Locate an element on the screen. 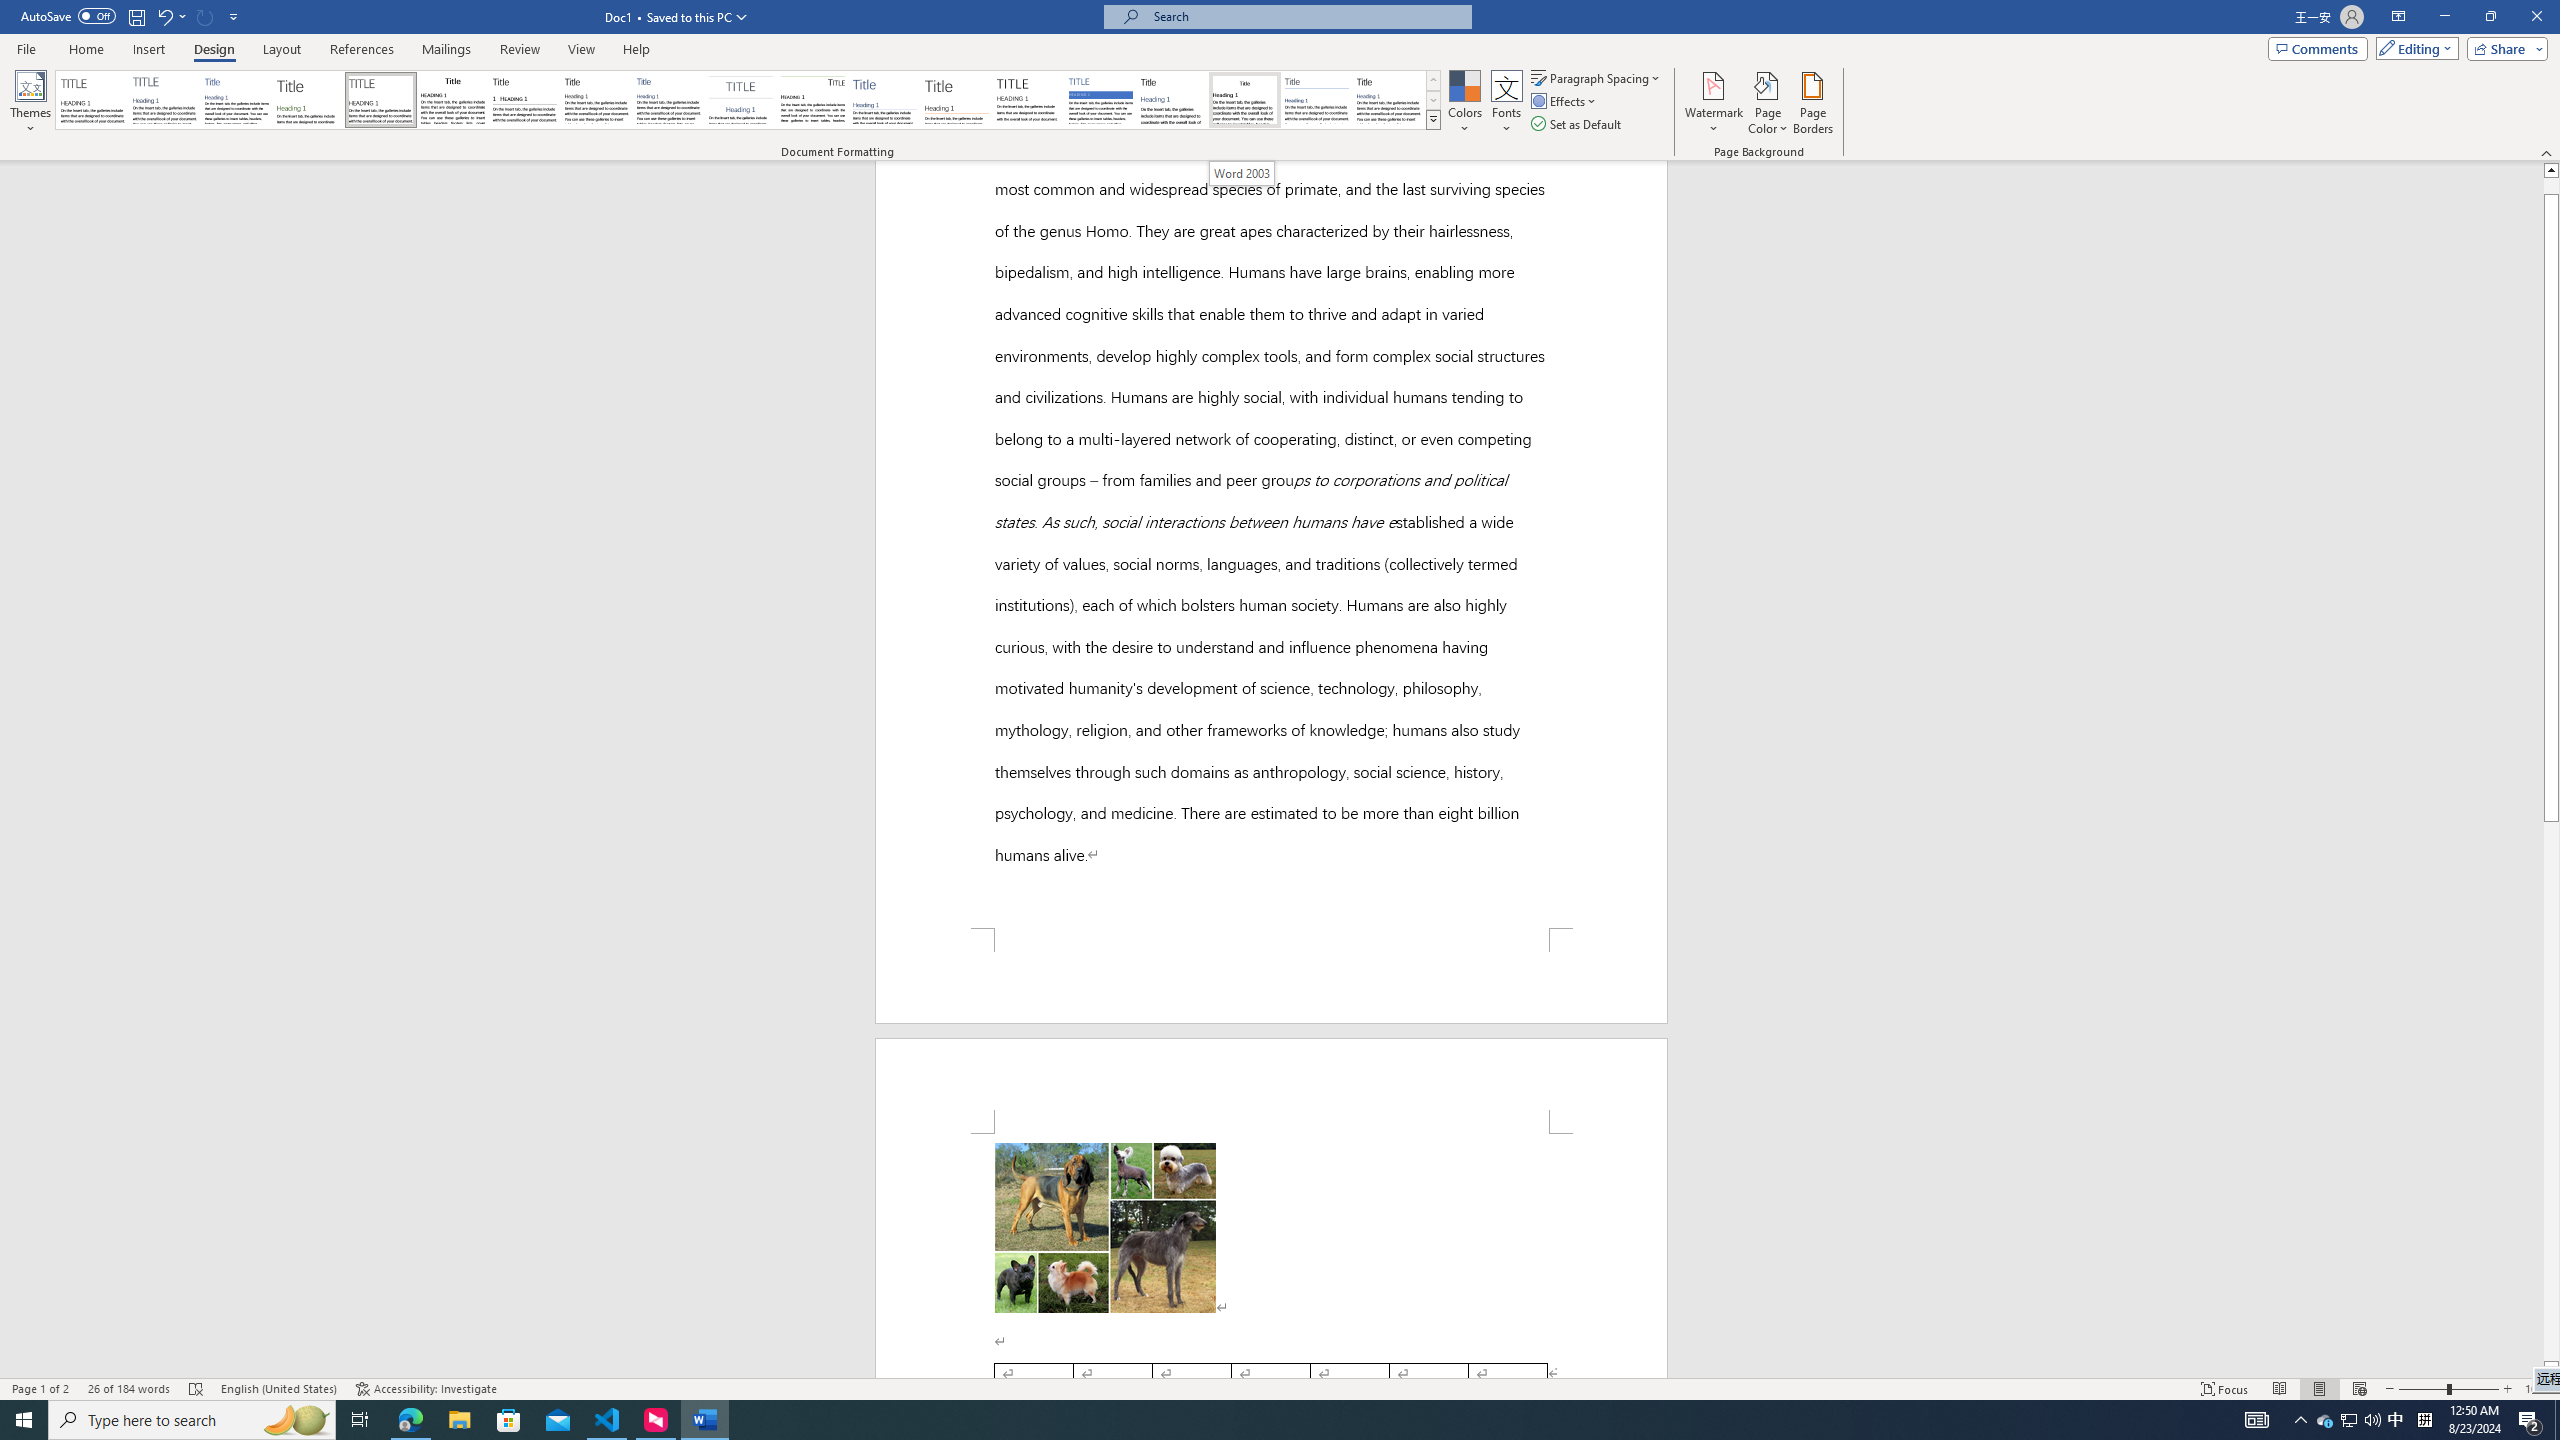 This screenshot has height=1440, width=2560. 'Effects' is located at coordinates (1565, 99).